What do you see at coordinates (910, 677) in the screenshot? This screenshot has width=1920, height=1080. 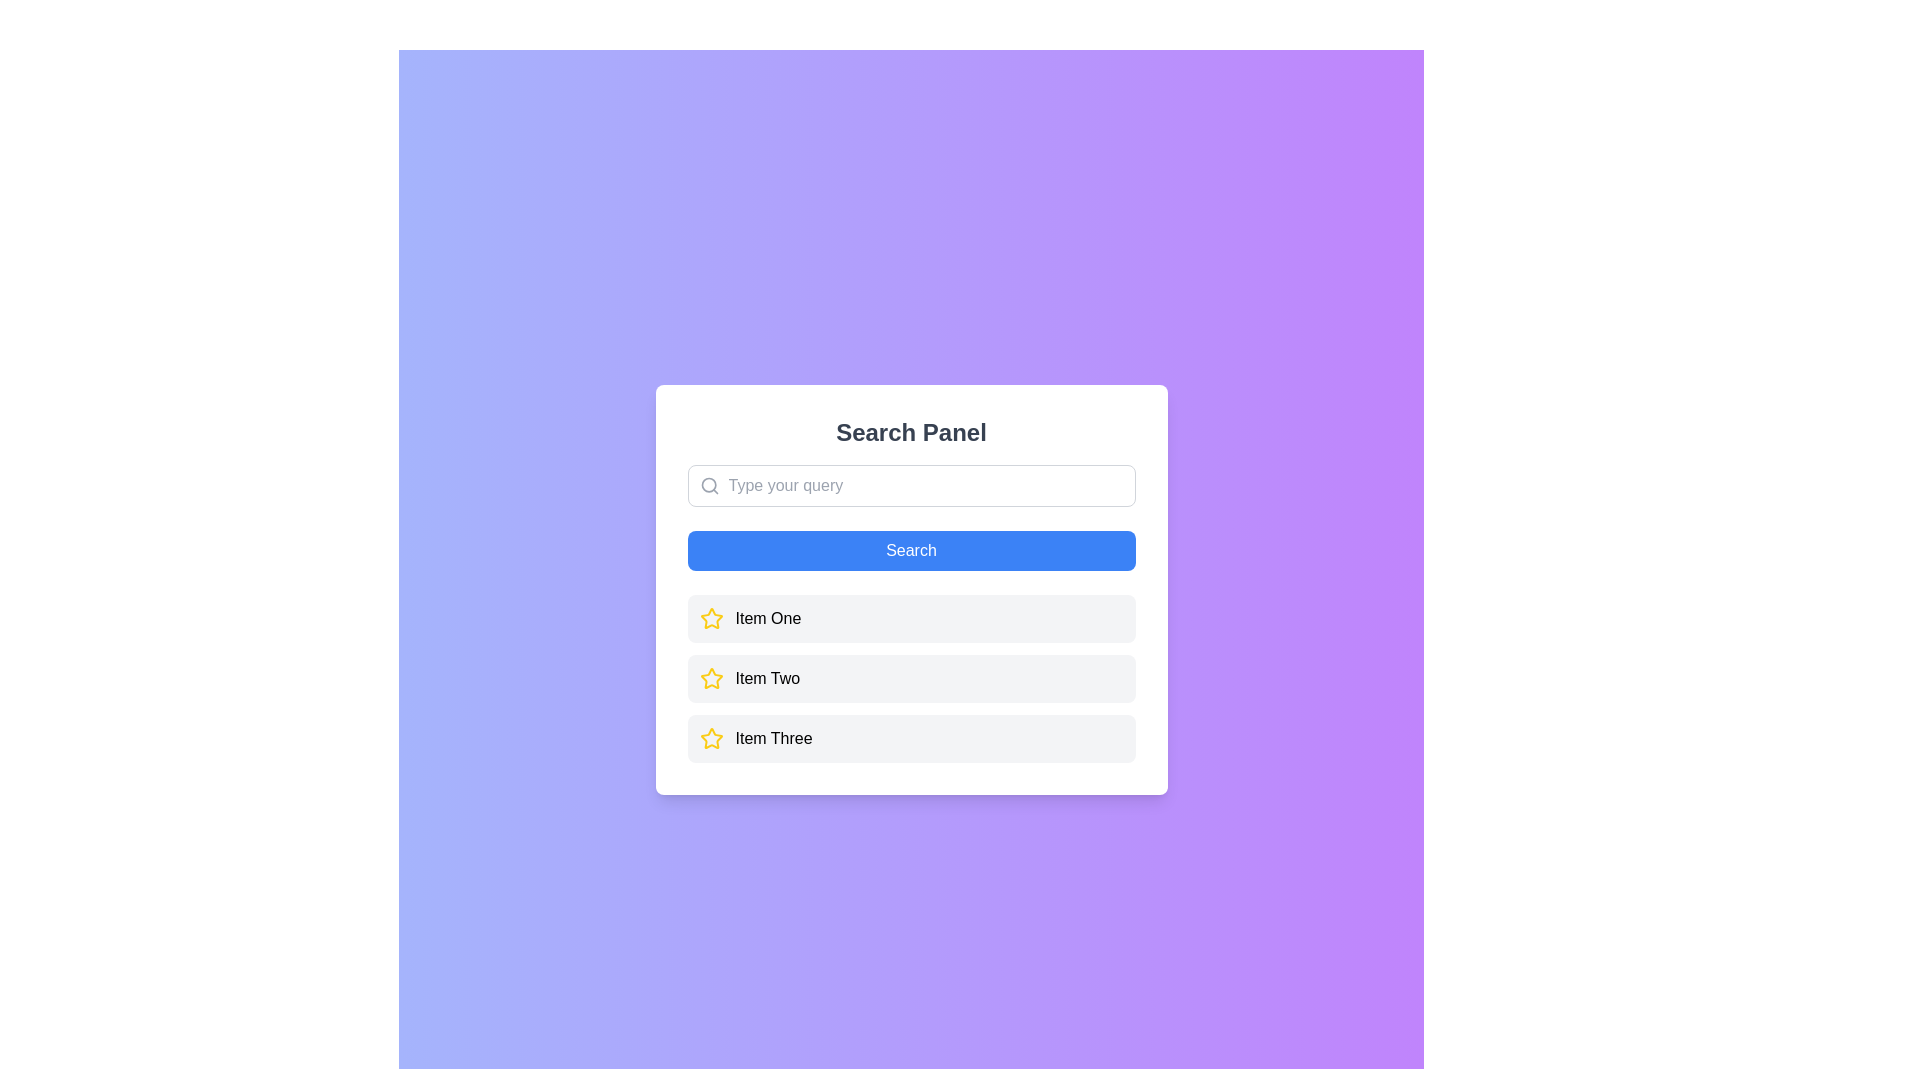 I see `the List item labeled 'Item Two'` at bounding box center [910, 677].